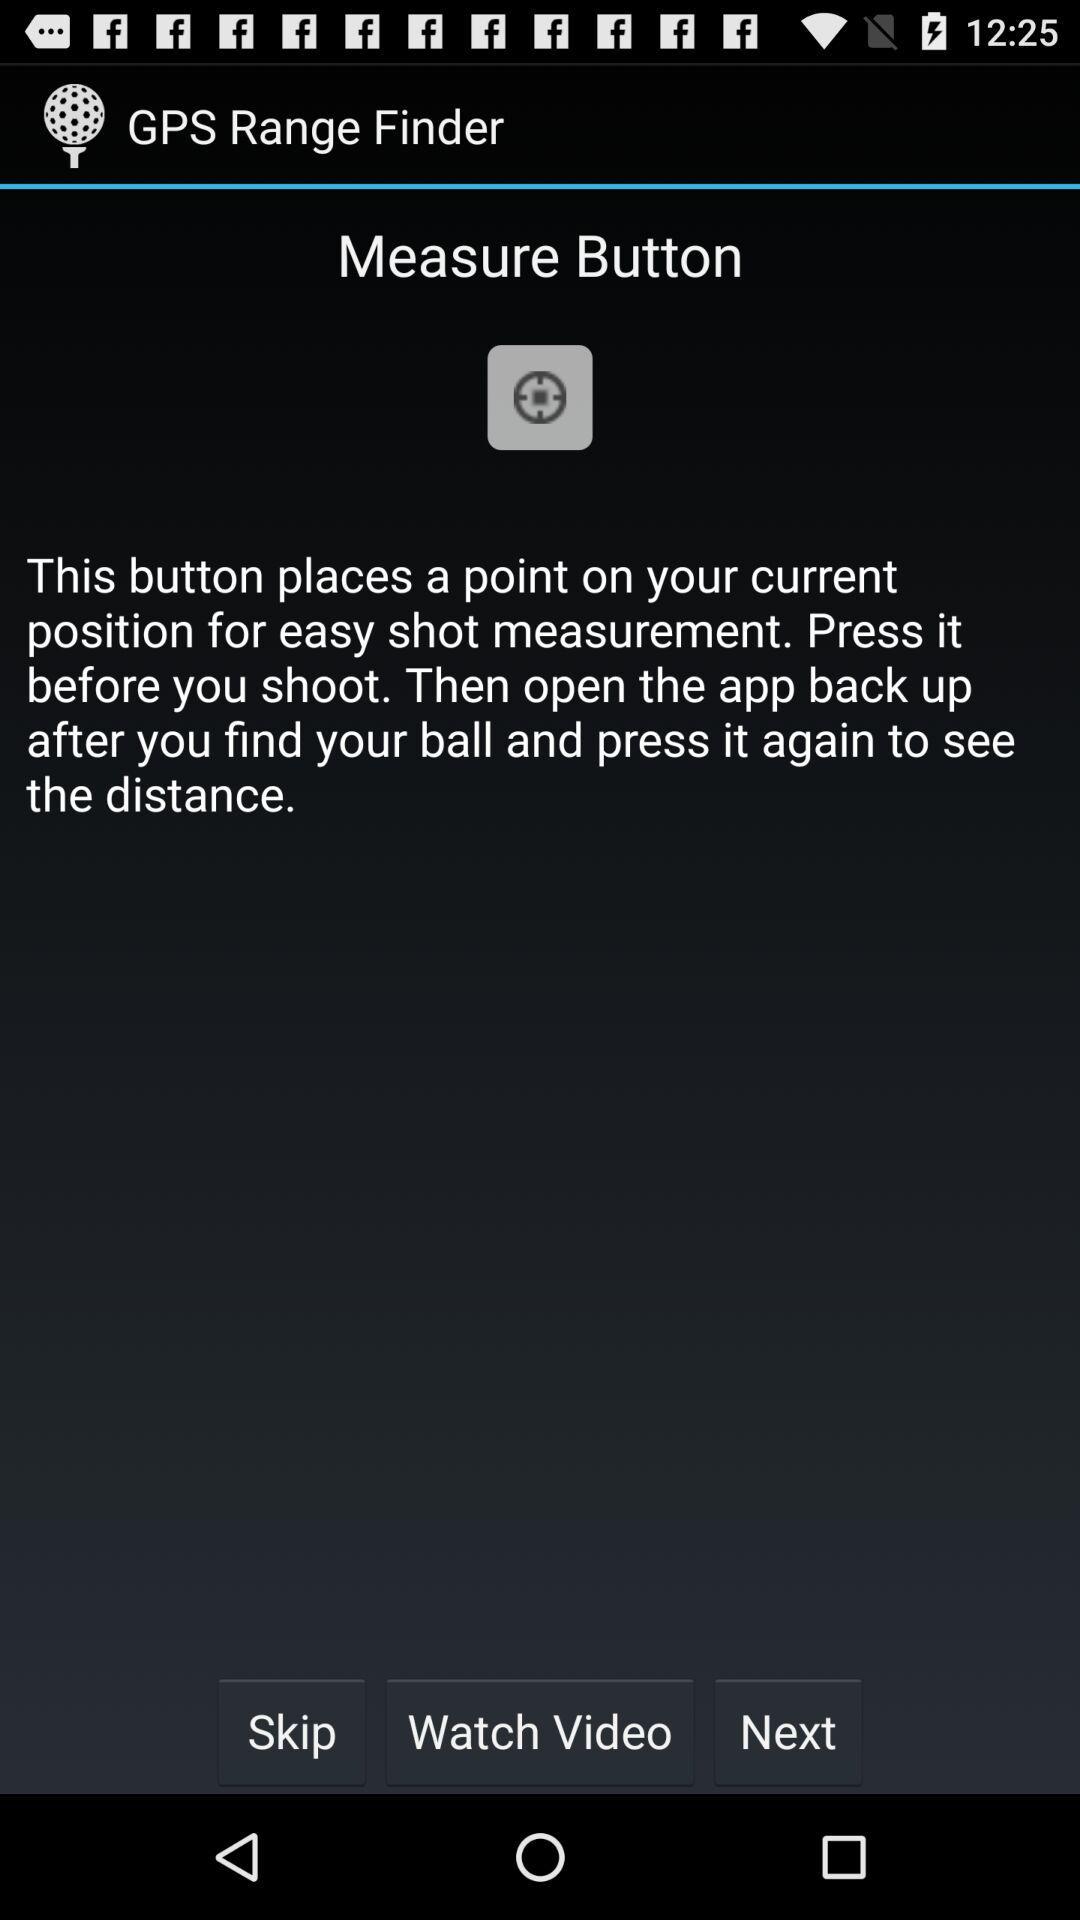 The image size is (1080, 1920). What do you see at coordinates (787, 1730) in the screenshot?
I see `icon next to watch video icon` at bounding box center [787, 1730].